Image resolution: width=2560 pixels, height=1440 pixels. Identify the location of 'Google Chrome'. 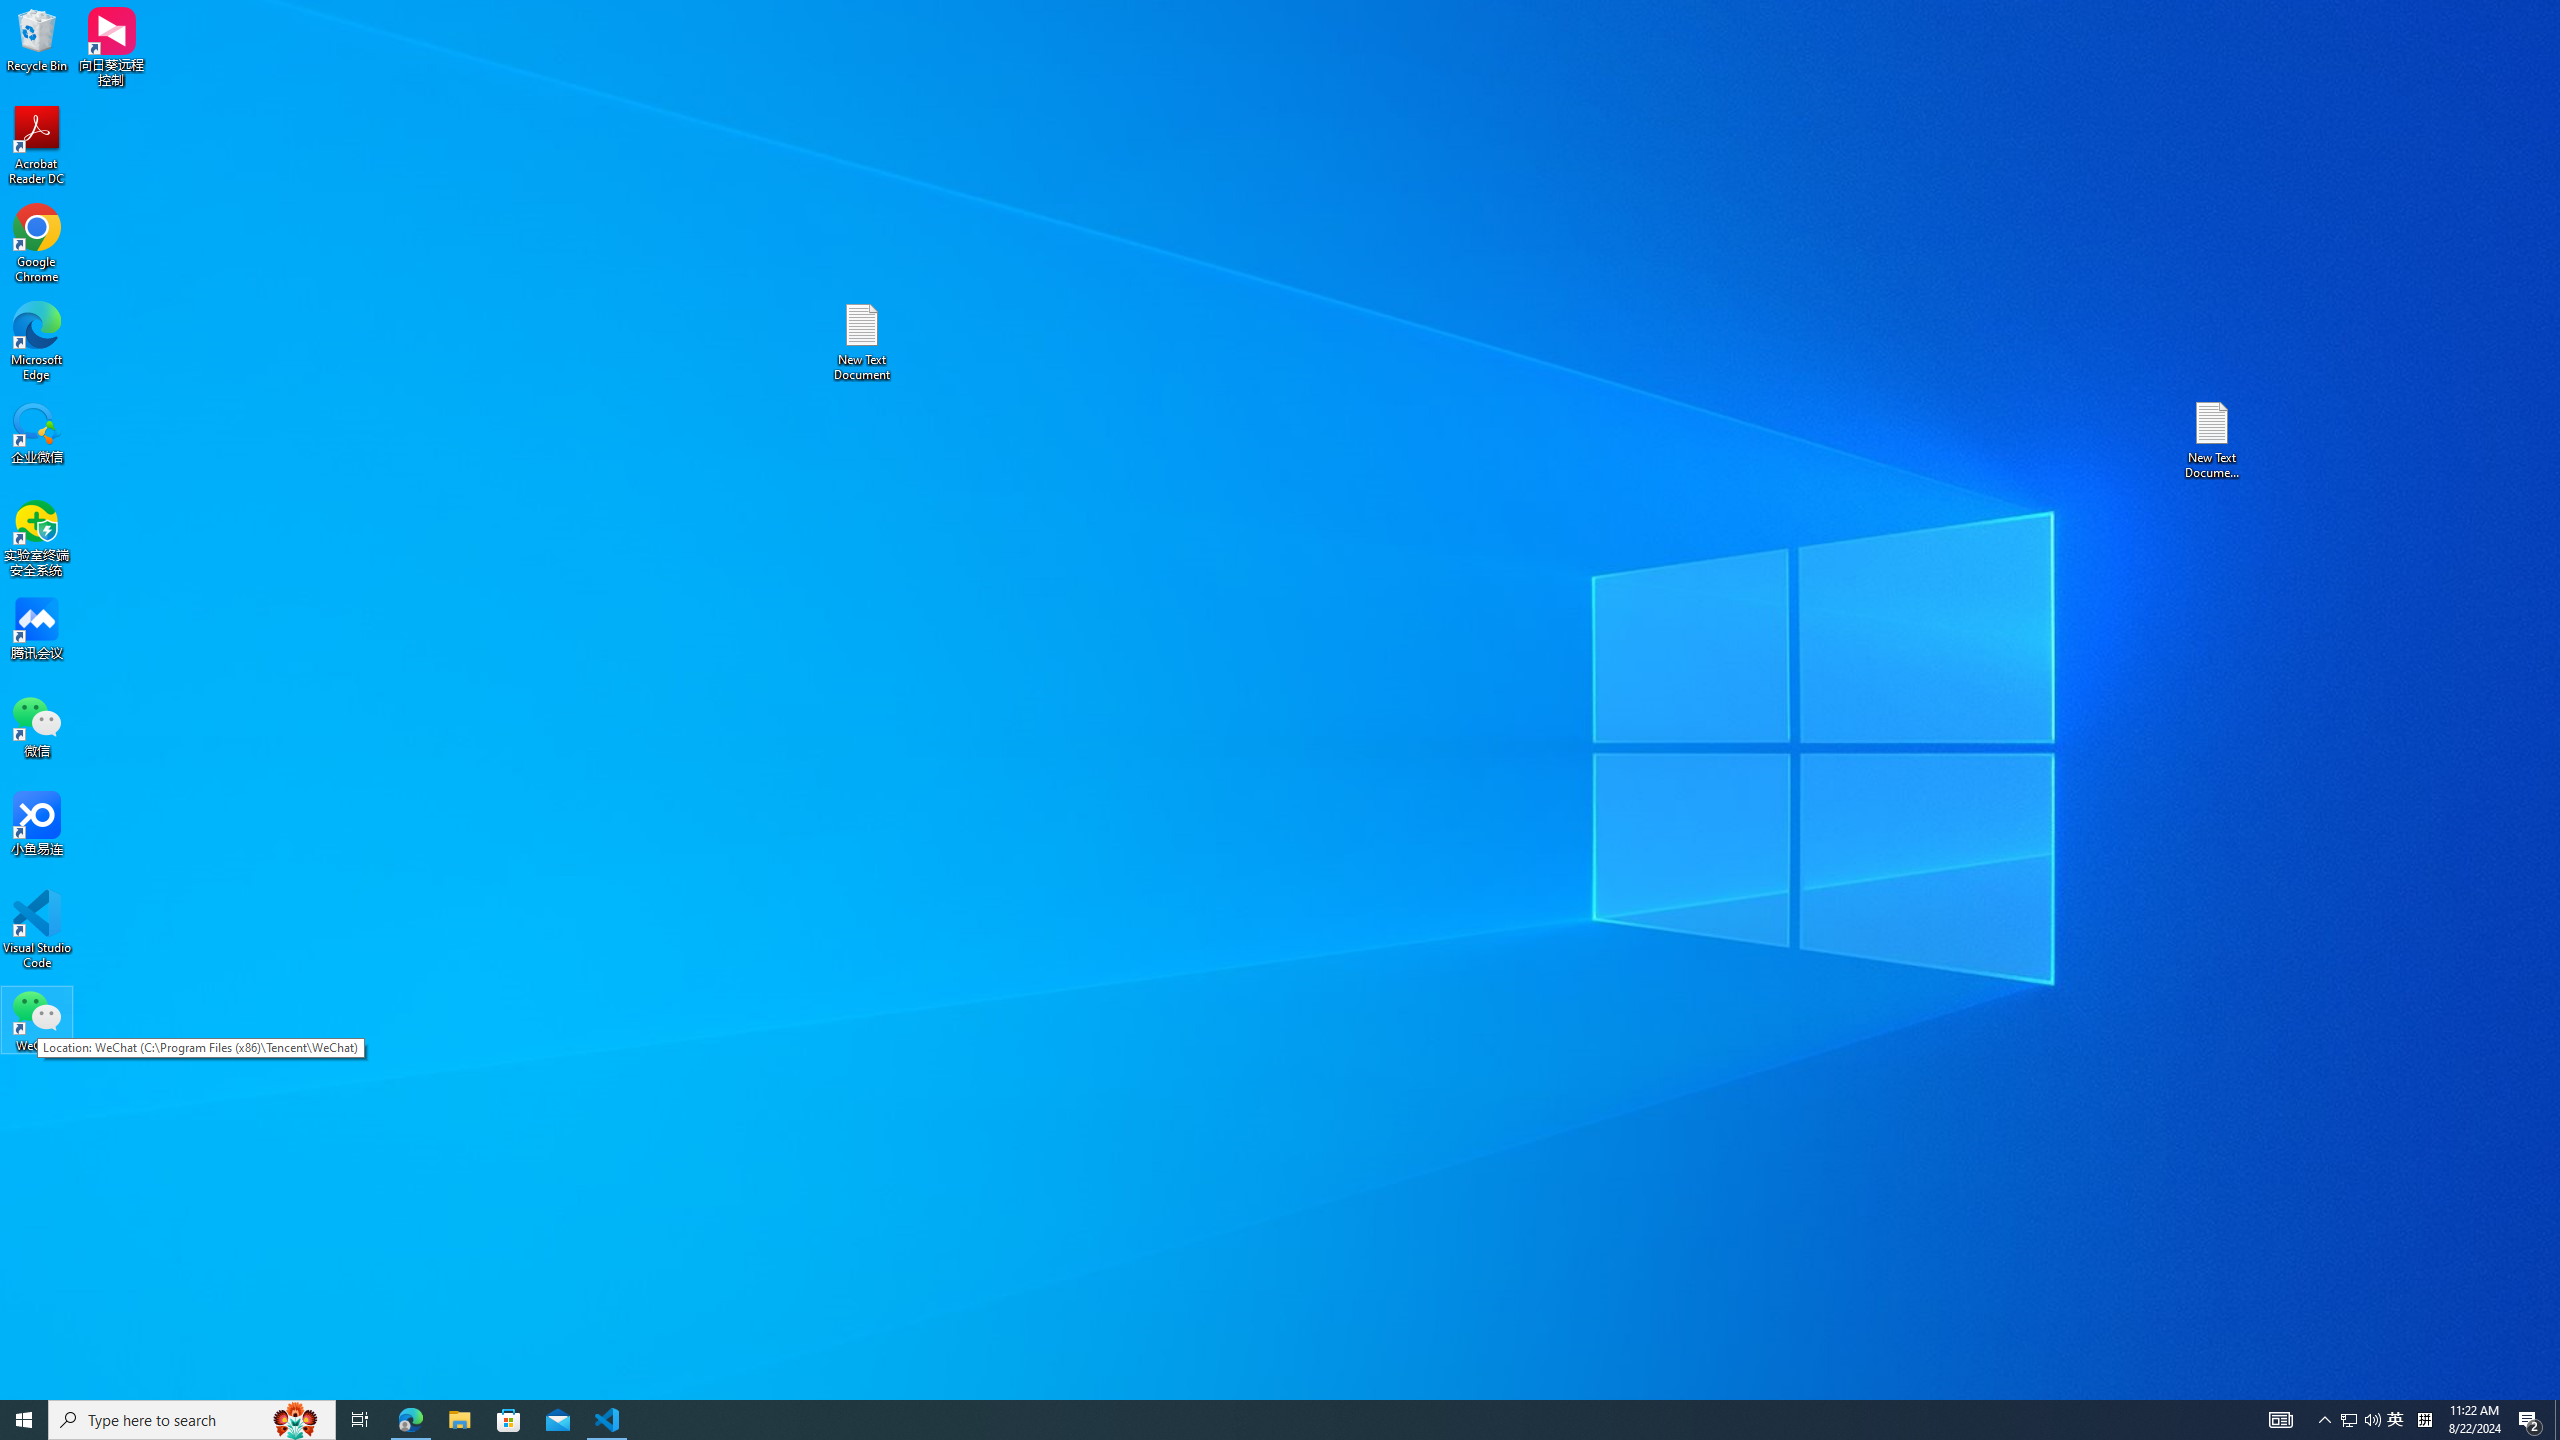
(36, 244).